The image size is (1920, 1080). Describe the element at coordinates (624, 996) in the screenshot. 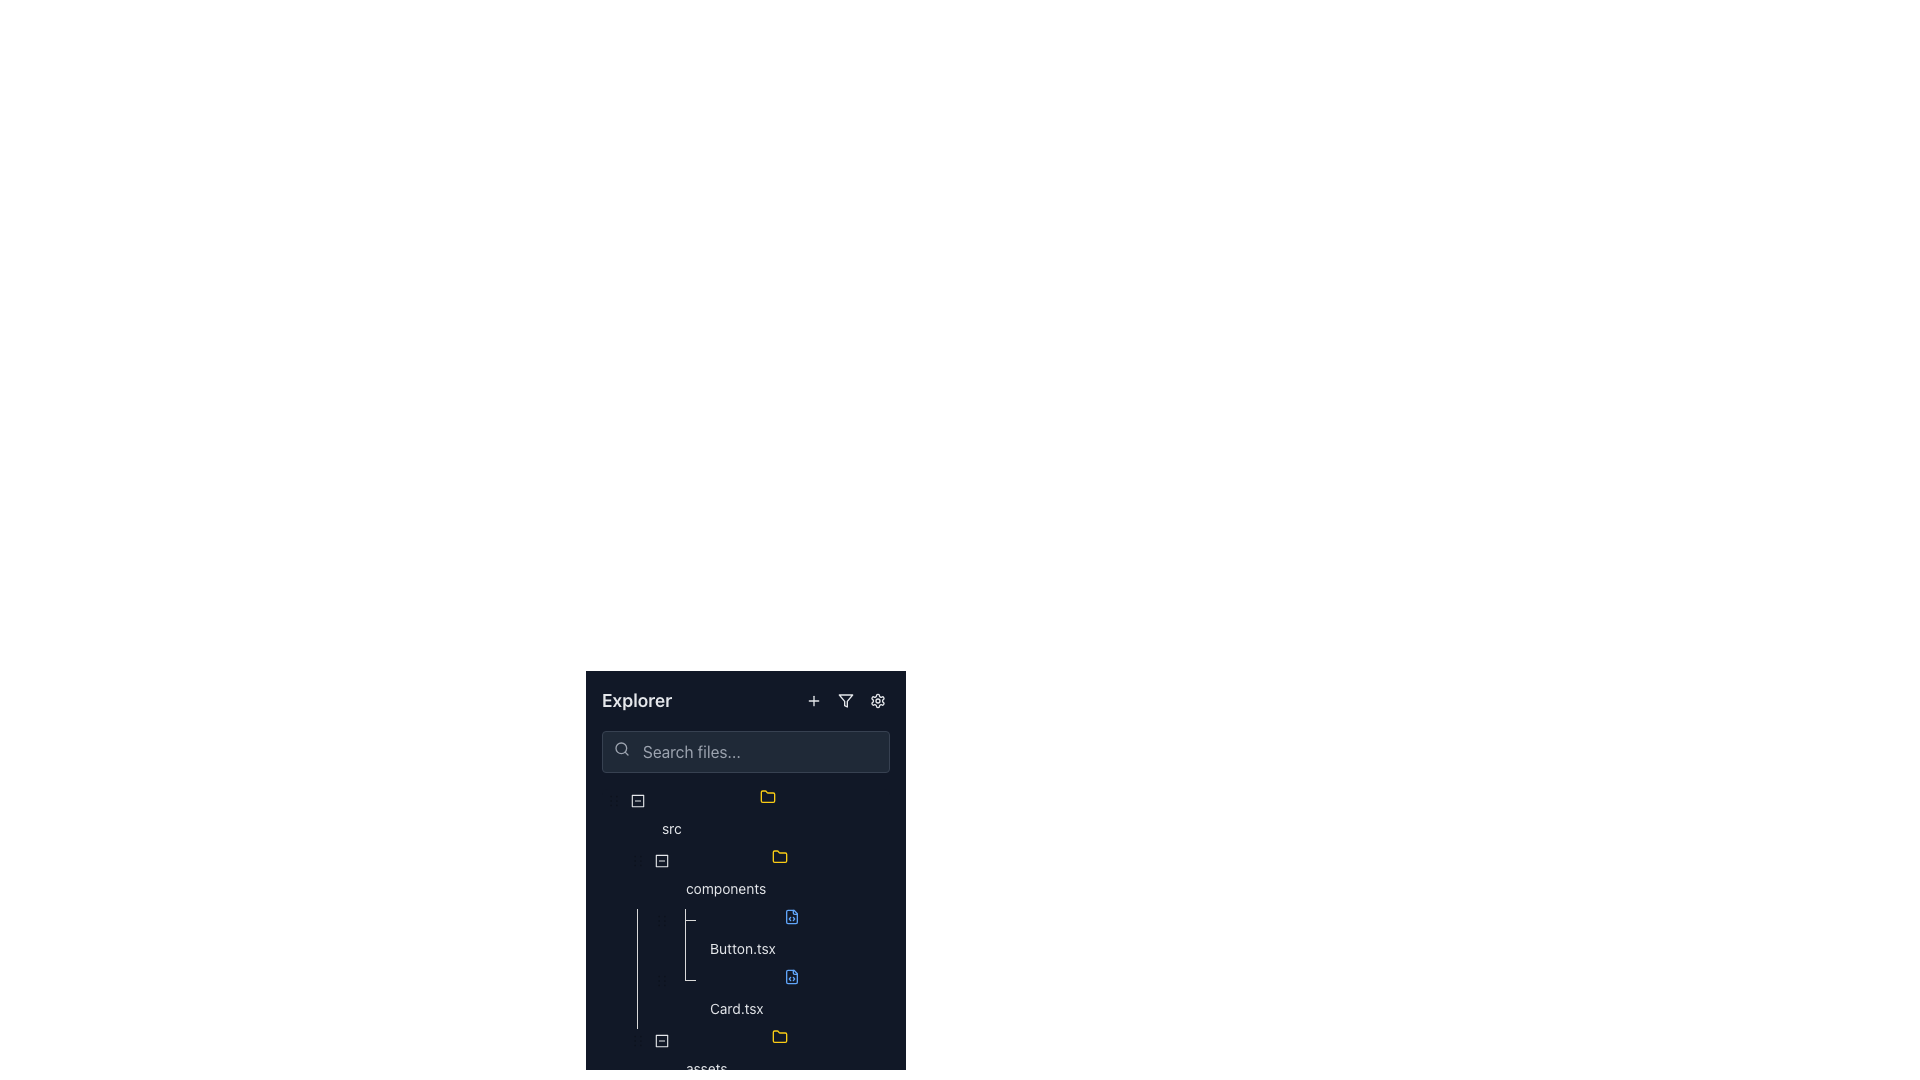

I see `the Tree Indentation Line located within the 'Card.tsx' node in the Explorer panel, which is the first element of its kind in the node, positioned directly to the left of the draggable icon and file name` at that location.